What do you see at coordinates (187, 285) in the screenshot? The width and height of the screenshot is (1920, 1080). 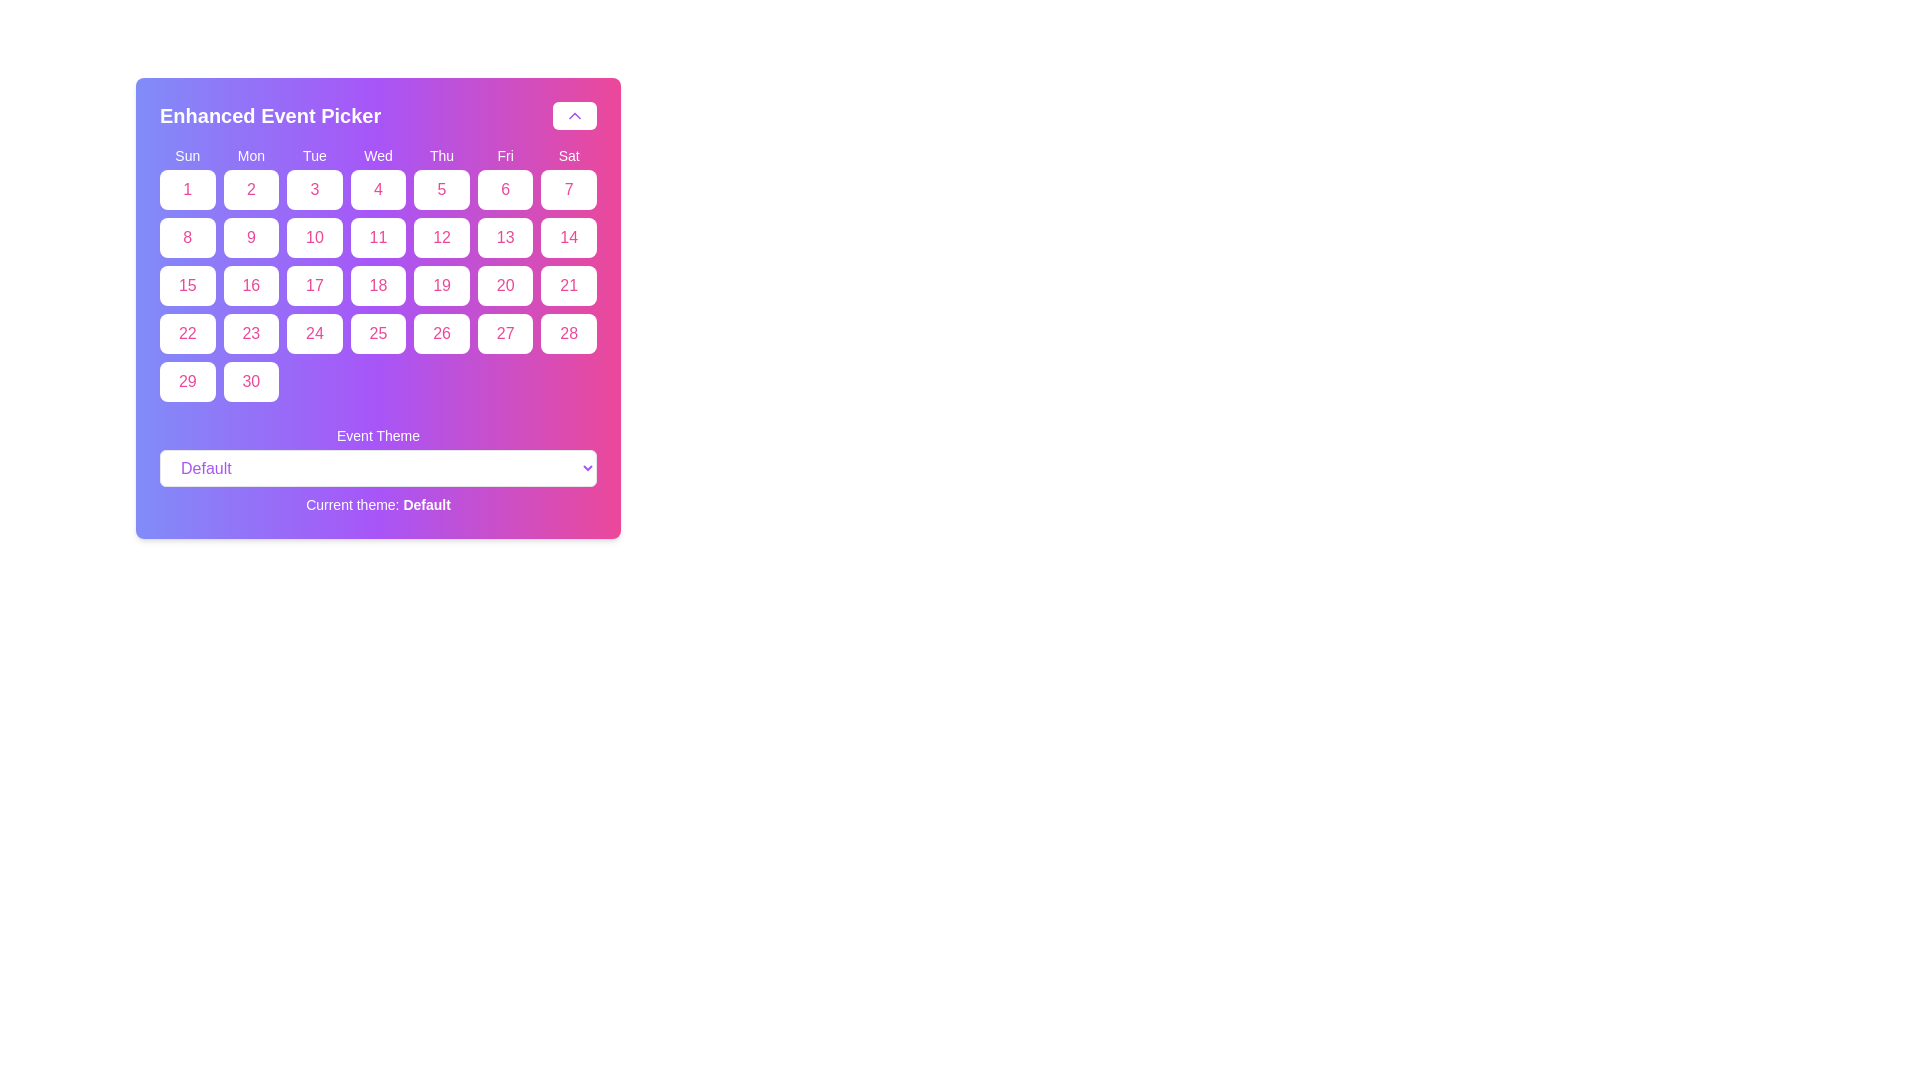 I see `the rounded rectangular button displaying the number '15' in pink color, located` at bounding box center [187, 285].